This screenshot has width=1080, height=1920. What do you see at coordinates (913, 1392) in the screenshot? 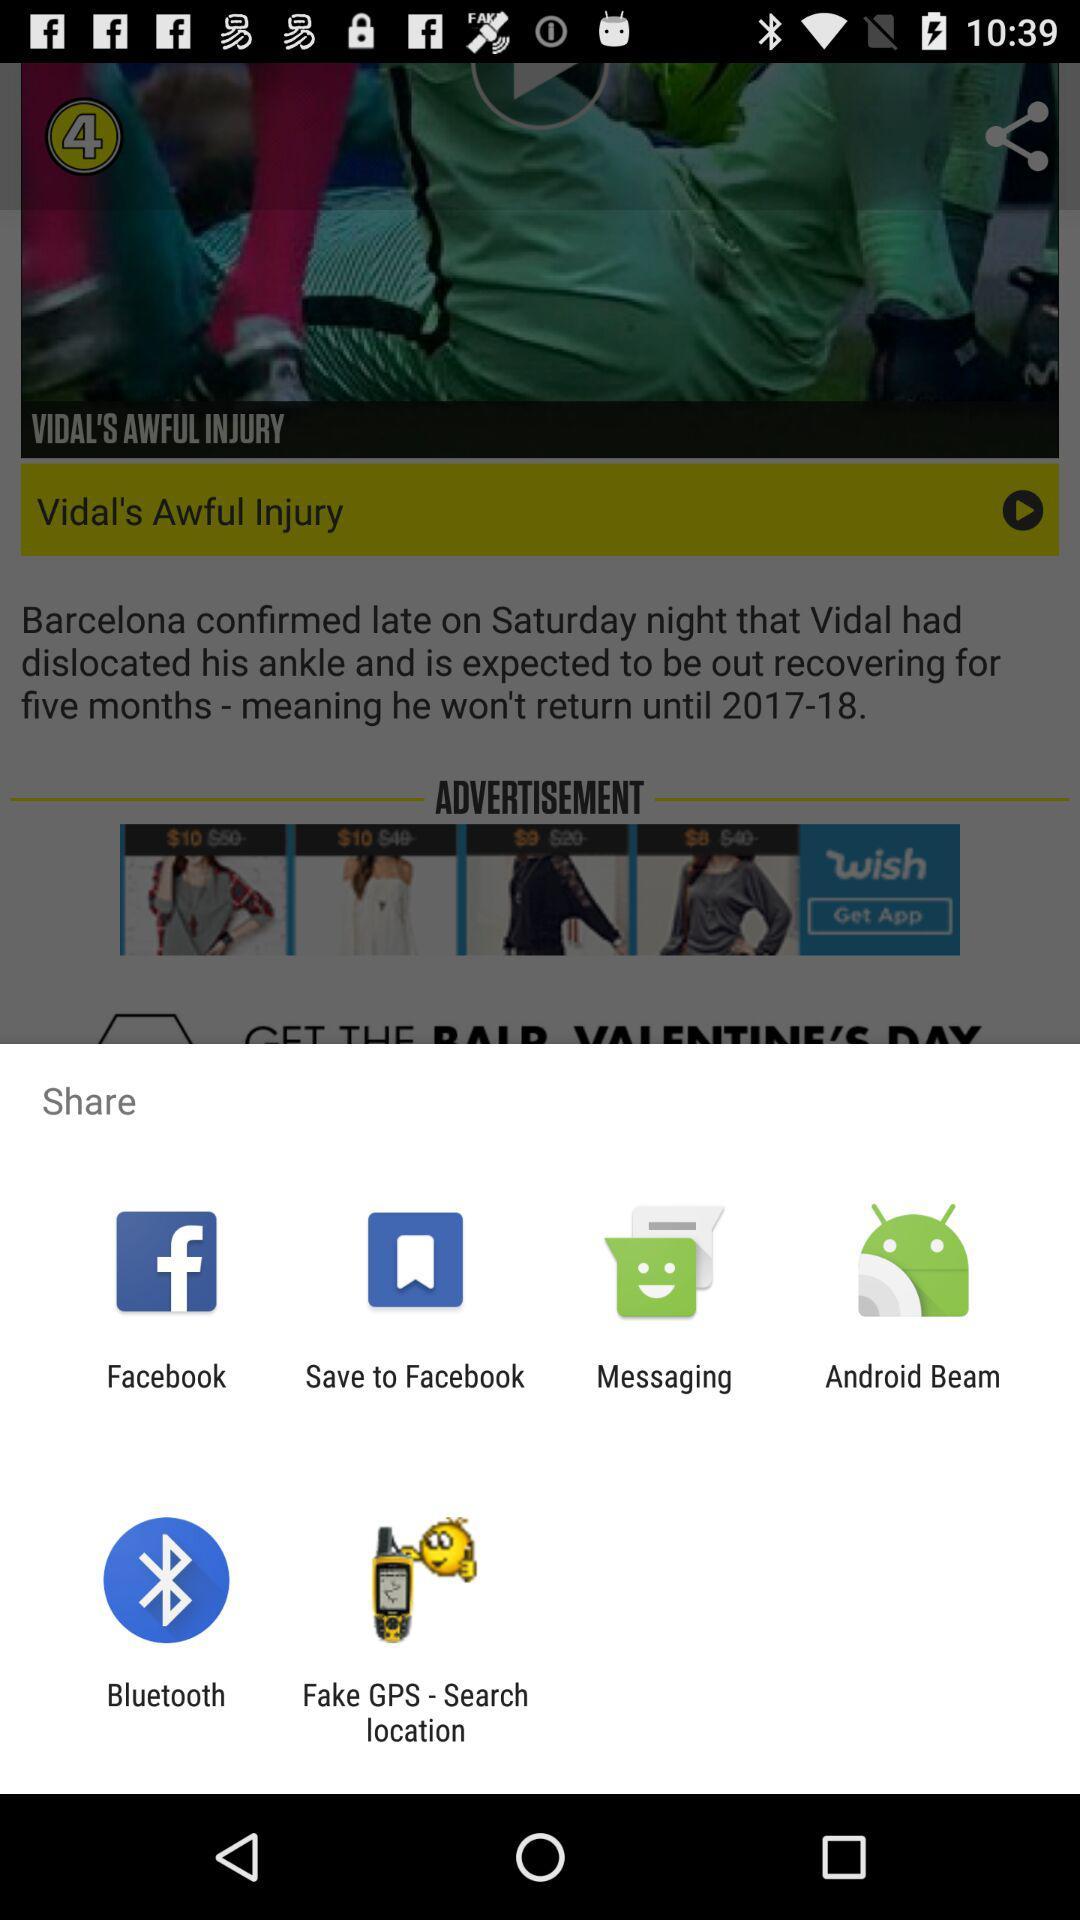
I see `android beam icon` at bounding box center [913, 1392].